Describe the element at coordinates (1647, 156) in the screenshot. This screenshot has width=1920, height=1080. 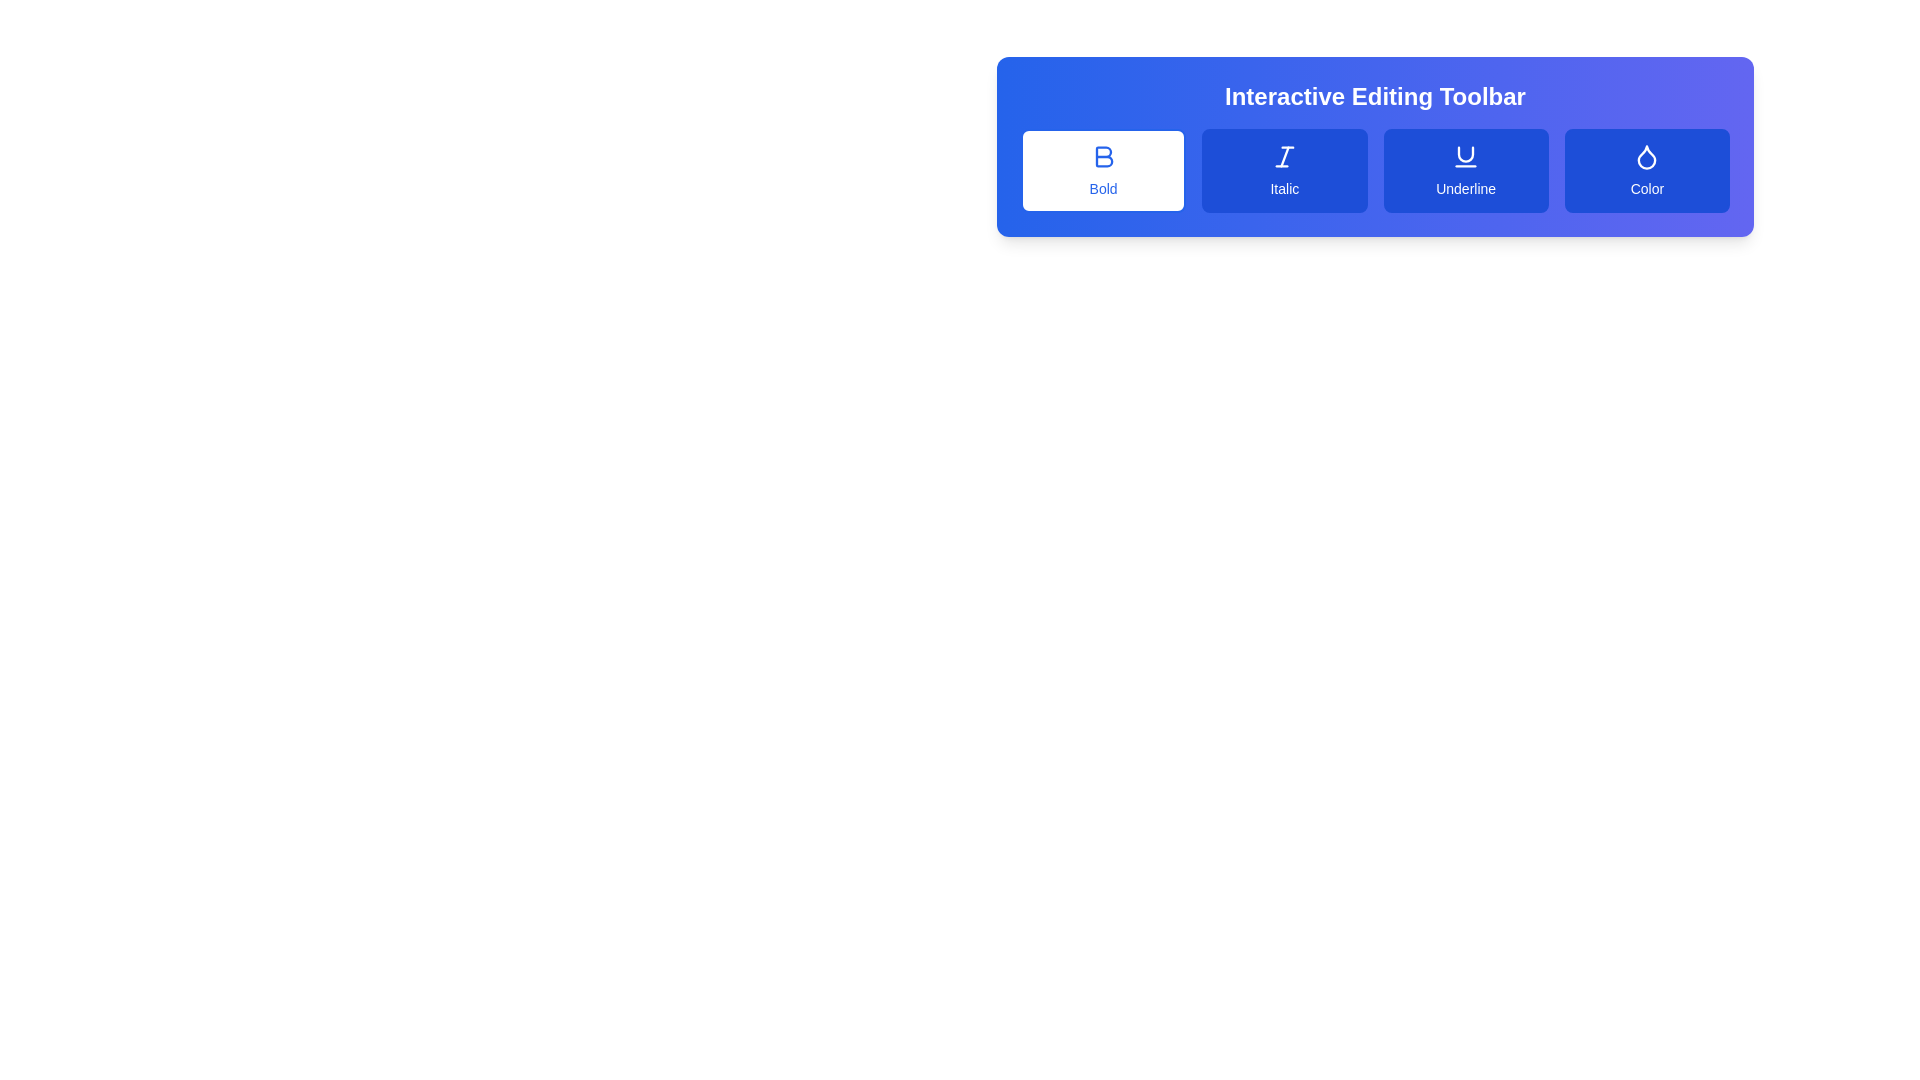
I see `the color selection icon located at the far right of the horizontal toolbar` at that location.